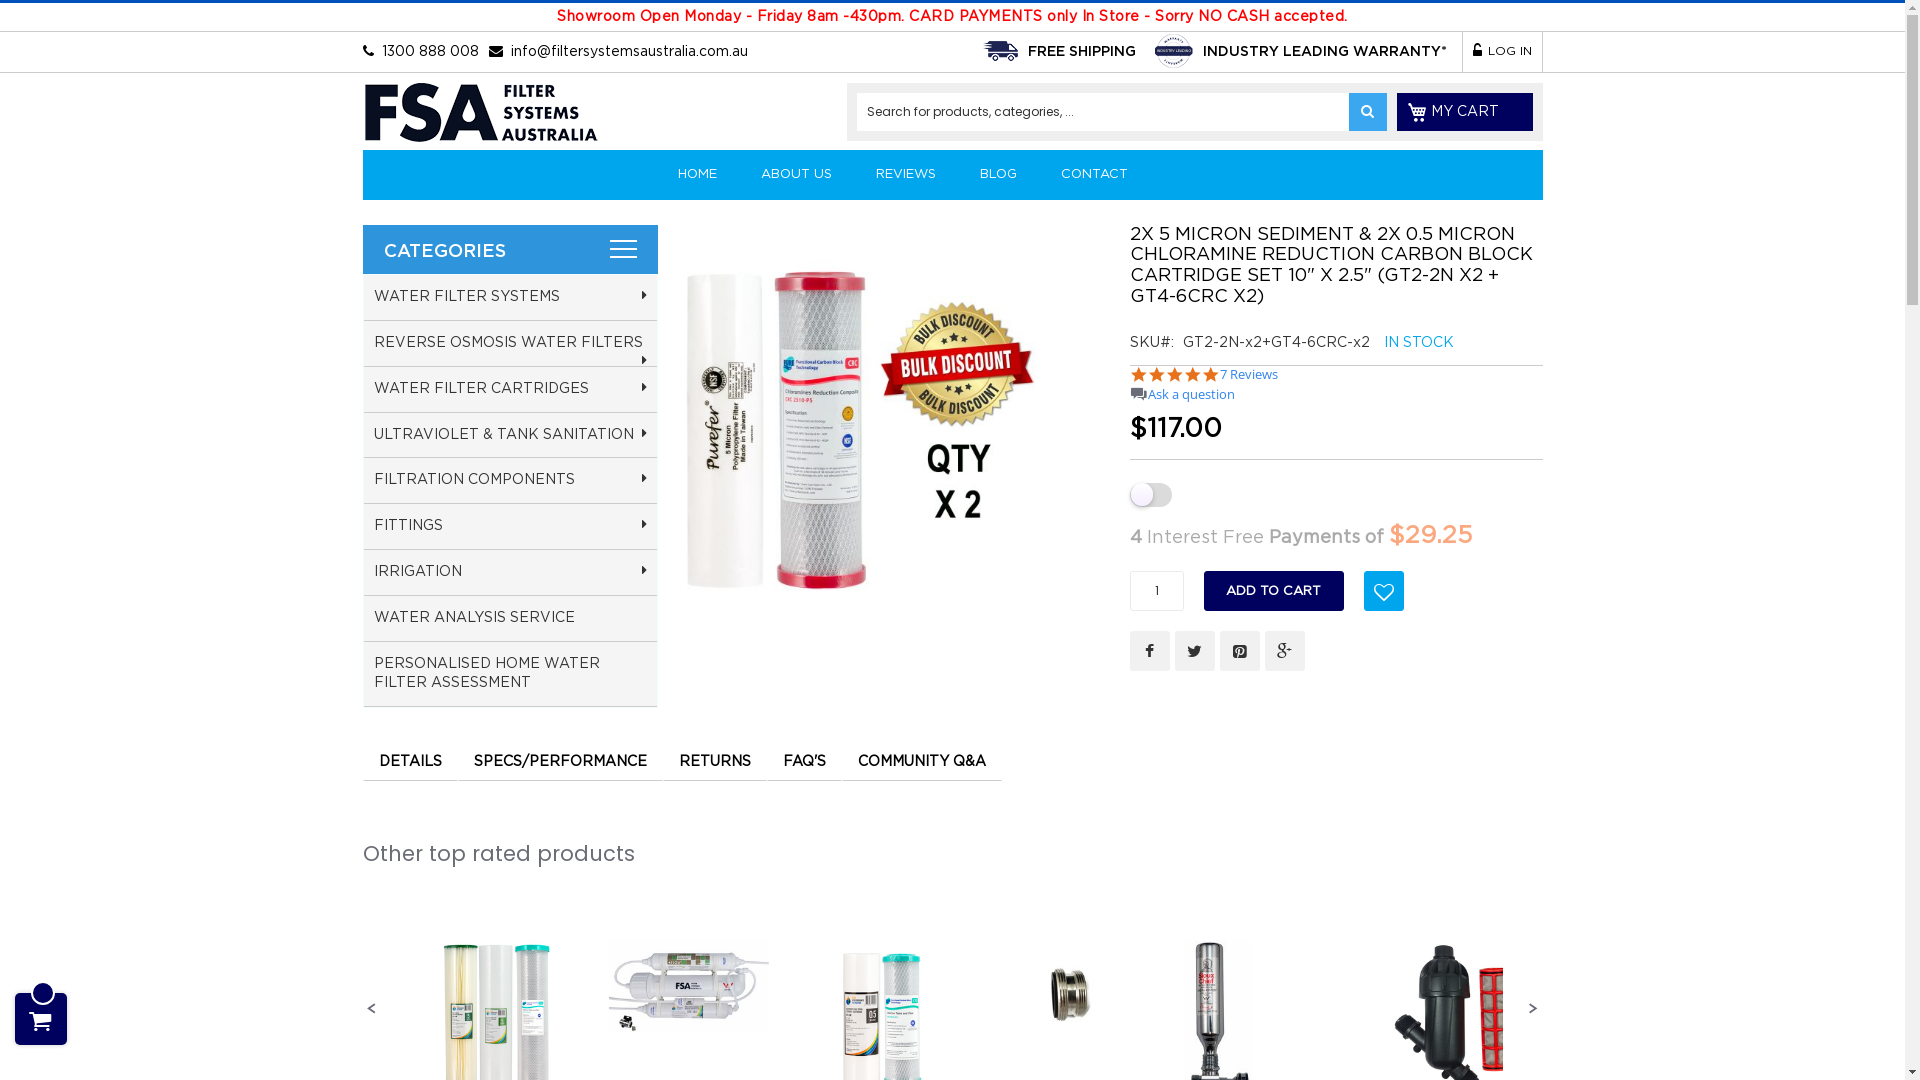 This screenshot has height=1080, width=1920. Describe the element at coordinates (794, 173) in the screenshot. I see `'ABOUT US'` at that location.